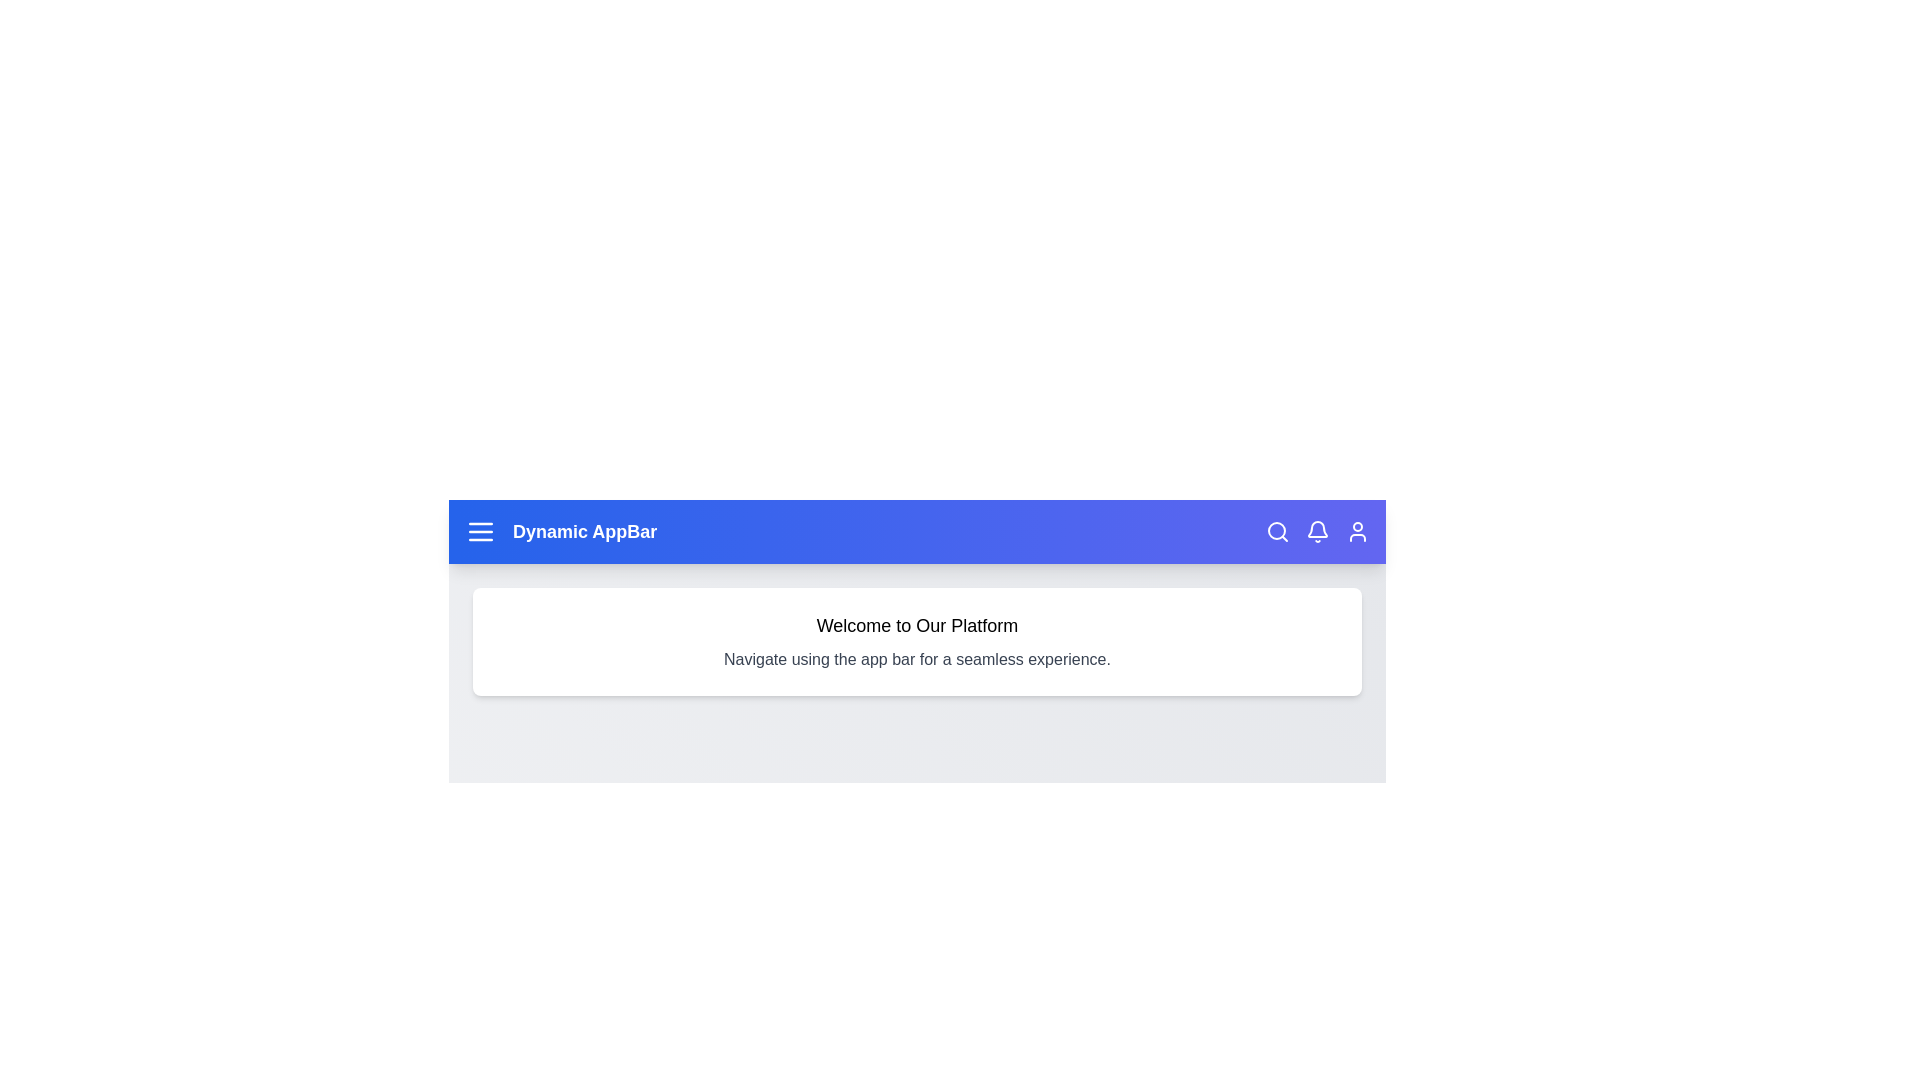 The image size is (1920, 1080). What do you see at coordinates (480, 531) in the screenshot?
I see `the menu icon to toggle the menu` at bounding box center [480, 531].